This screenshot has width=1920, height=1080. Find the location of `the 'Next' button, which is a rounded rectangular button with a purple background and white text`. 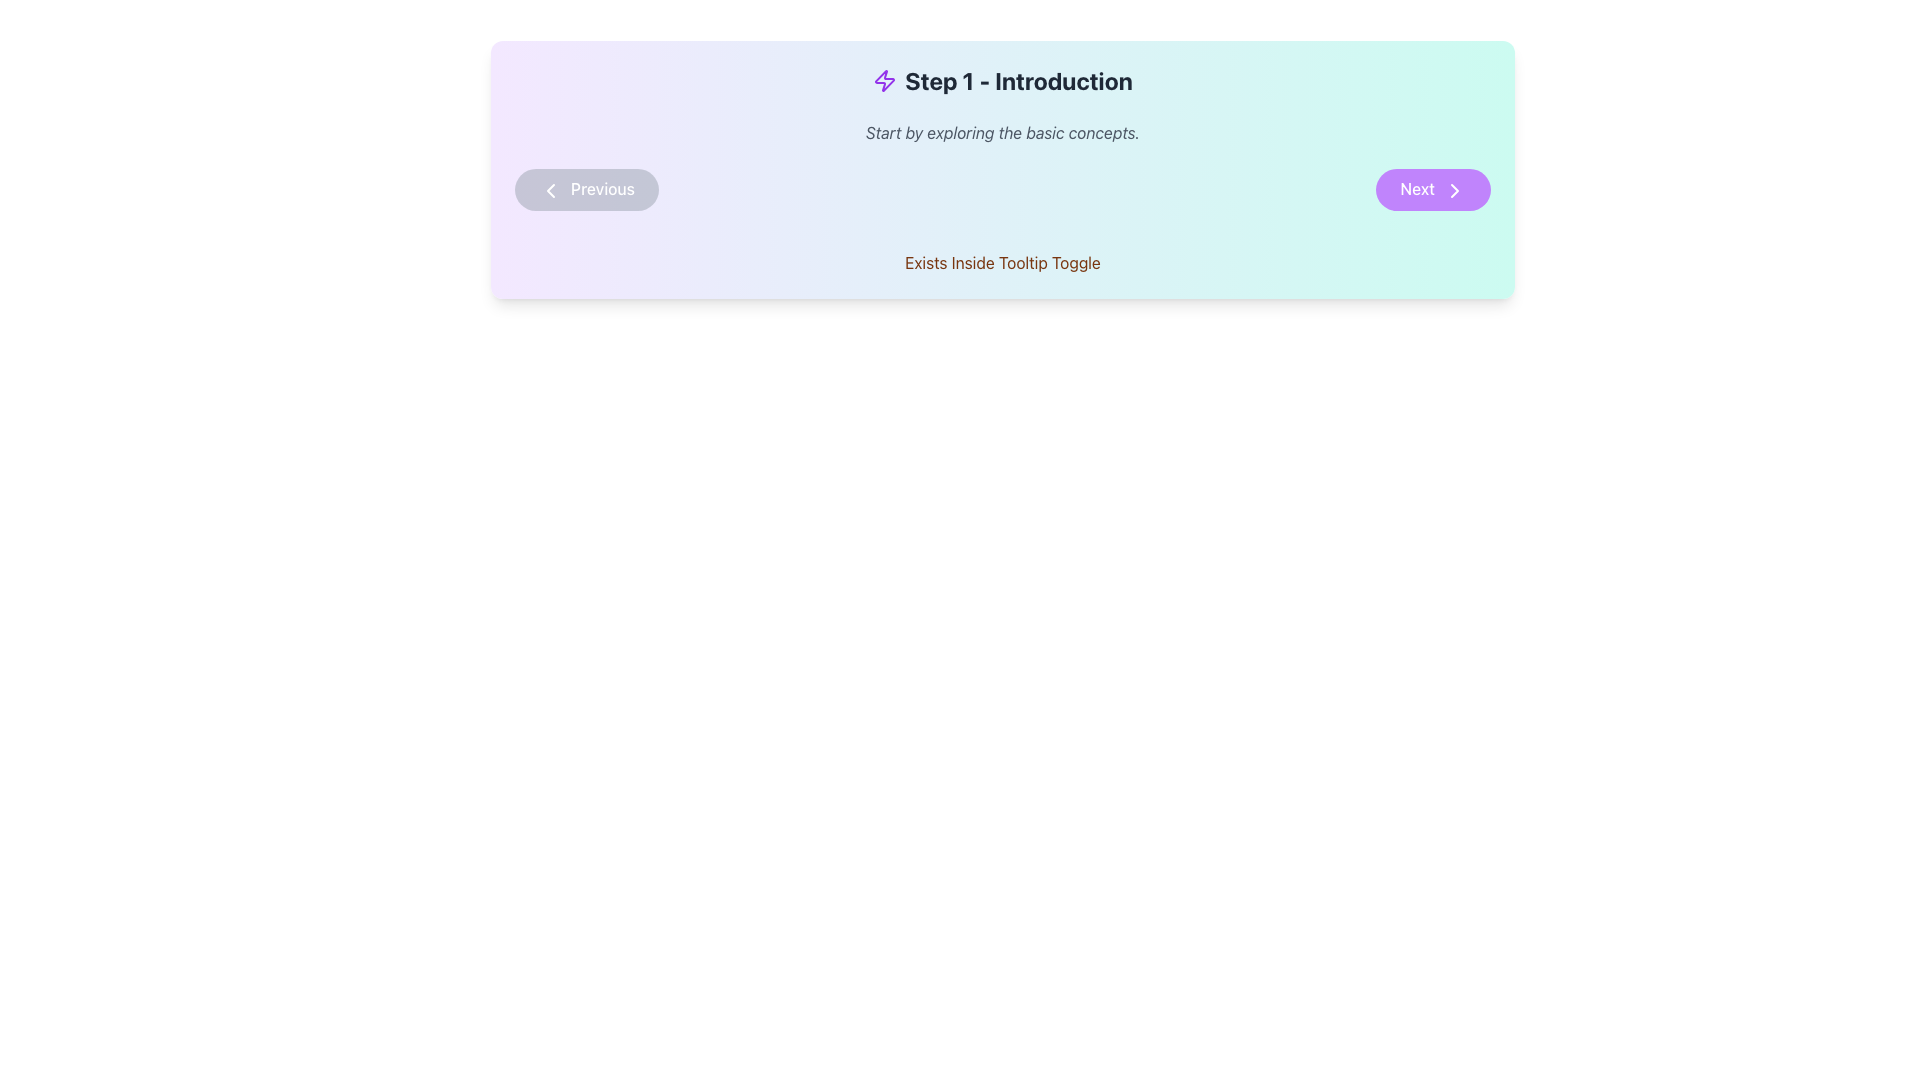

the 'Next' button, which is a rounded rectangular button with a purple background and white text is located at coordinates (1432, 189).